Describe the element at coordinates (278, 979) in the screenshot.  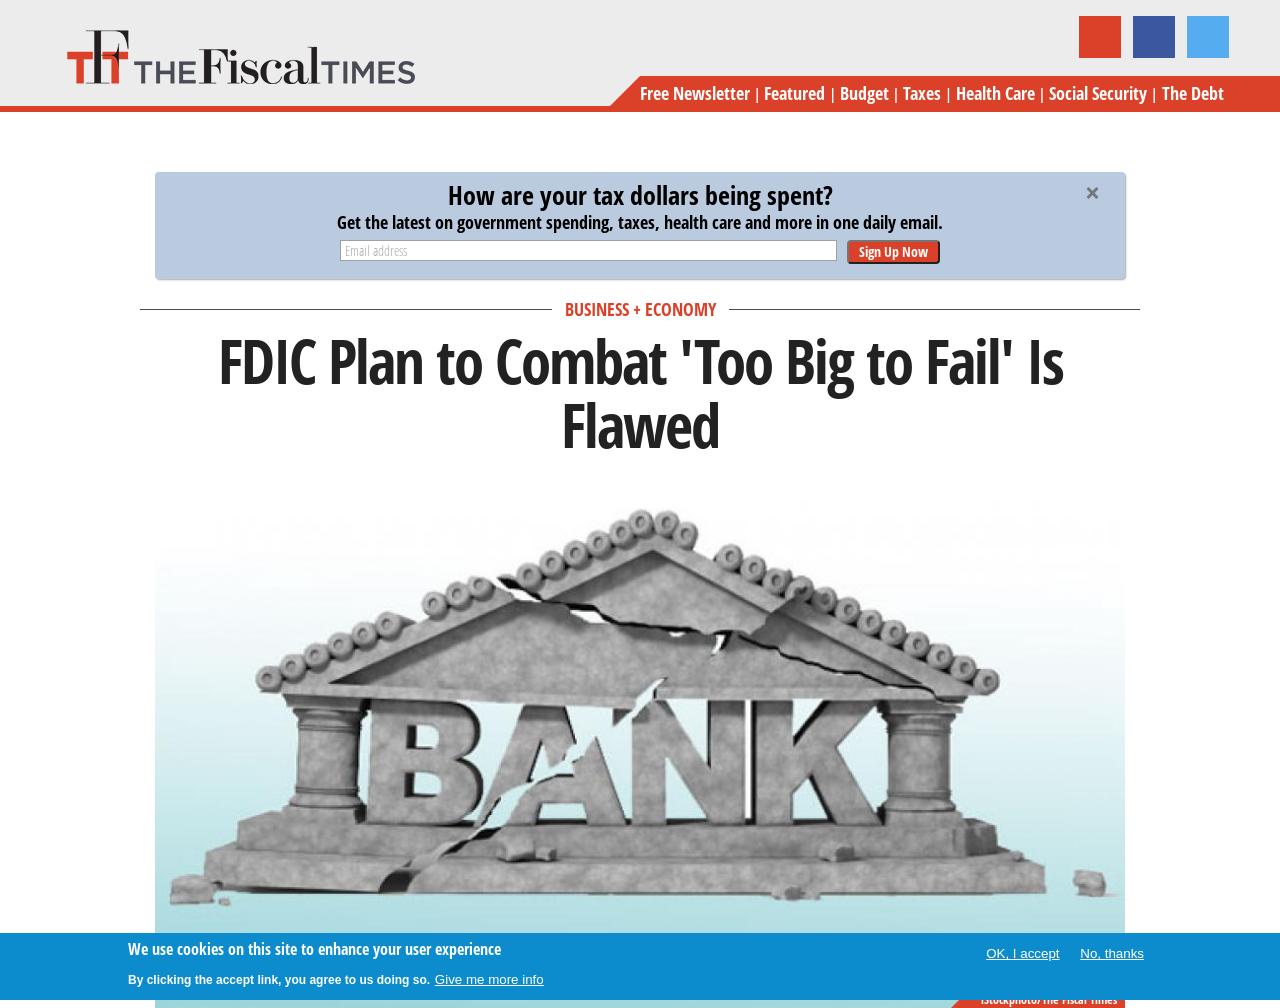
I see `'By clicking the accept link, you agree to us doing so.'` at that location.